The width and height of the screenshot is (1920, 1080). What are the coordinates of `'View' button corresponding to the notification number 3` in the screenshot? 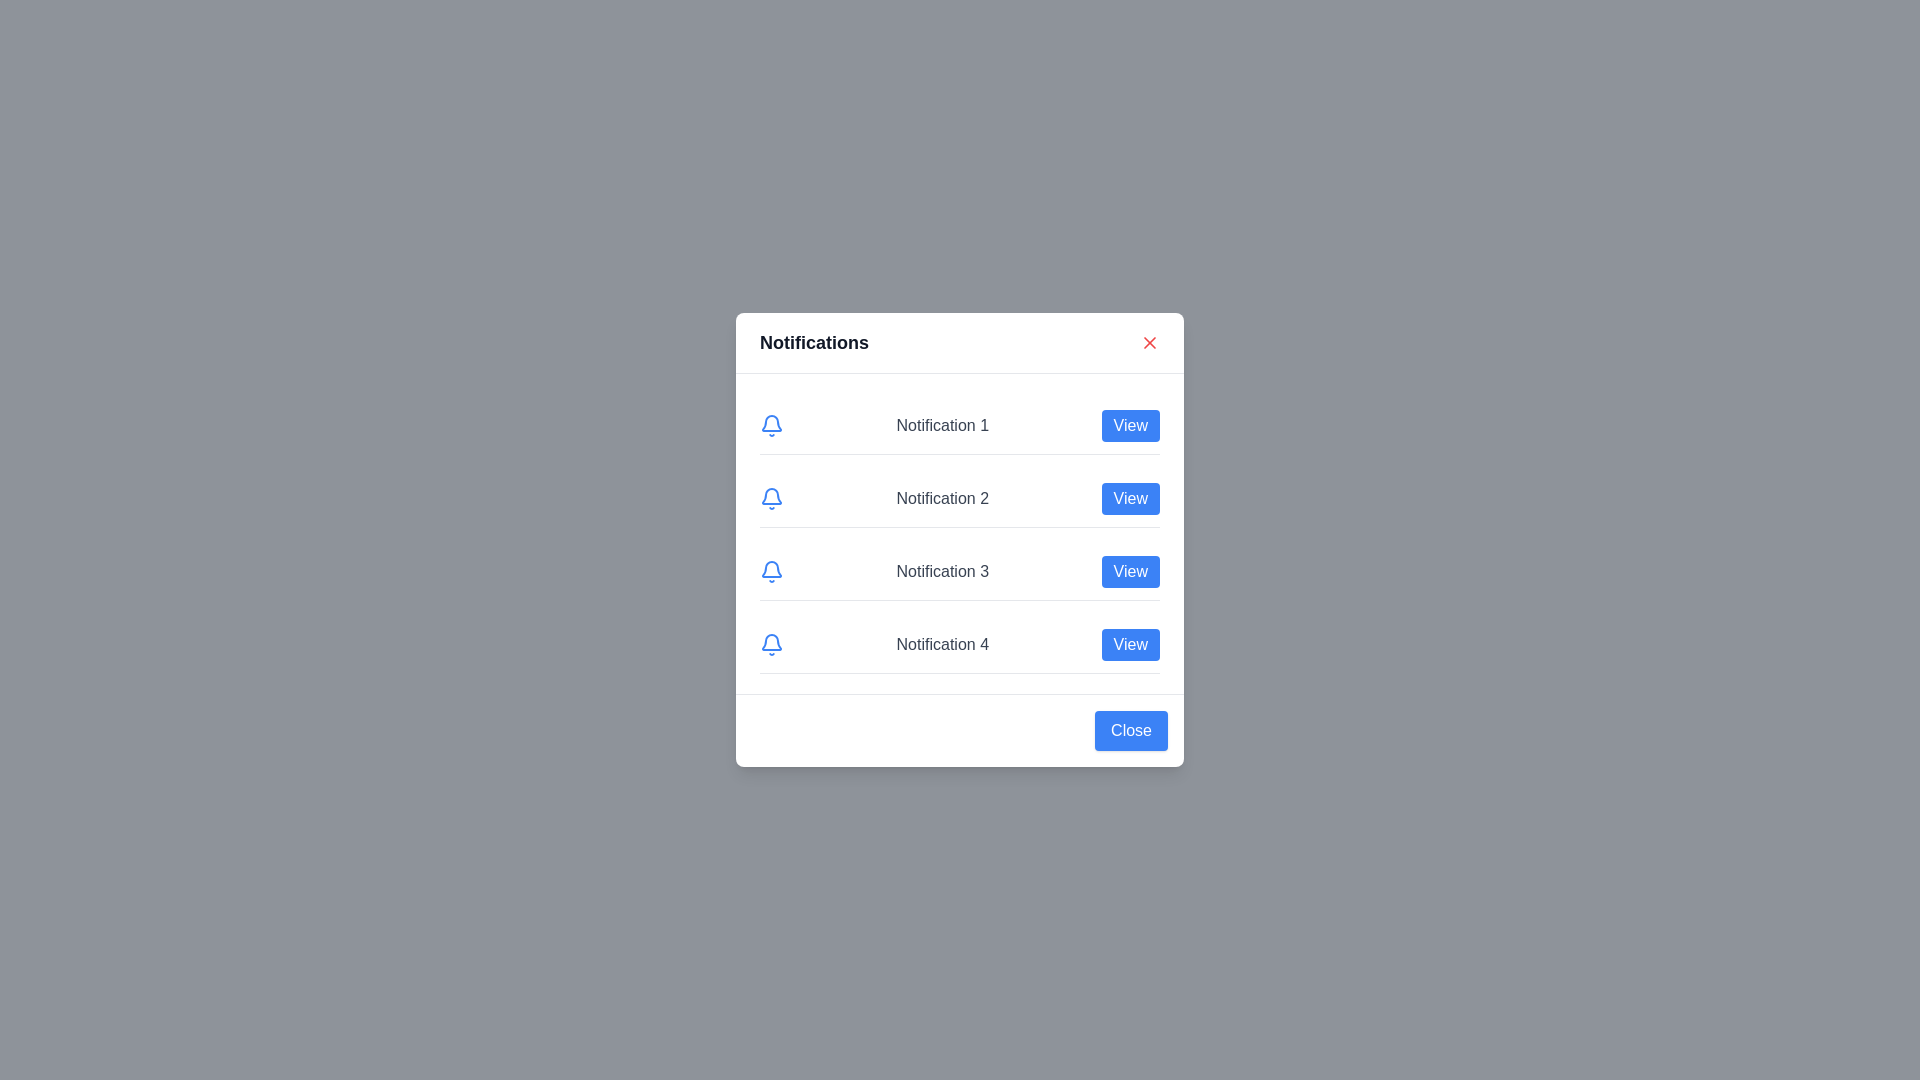 It's located at (1129, 571).